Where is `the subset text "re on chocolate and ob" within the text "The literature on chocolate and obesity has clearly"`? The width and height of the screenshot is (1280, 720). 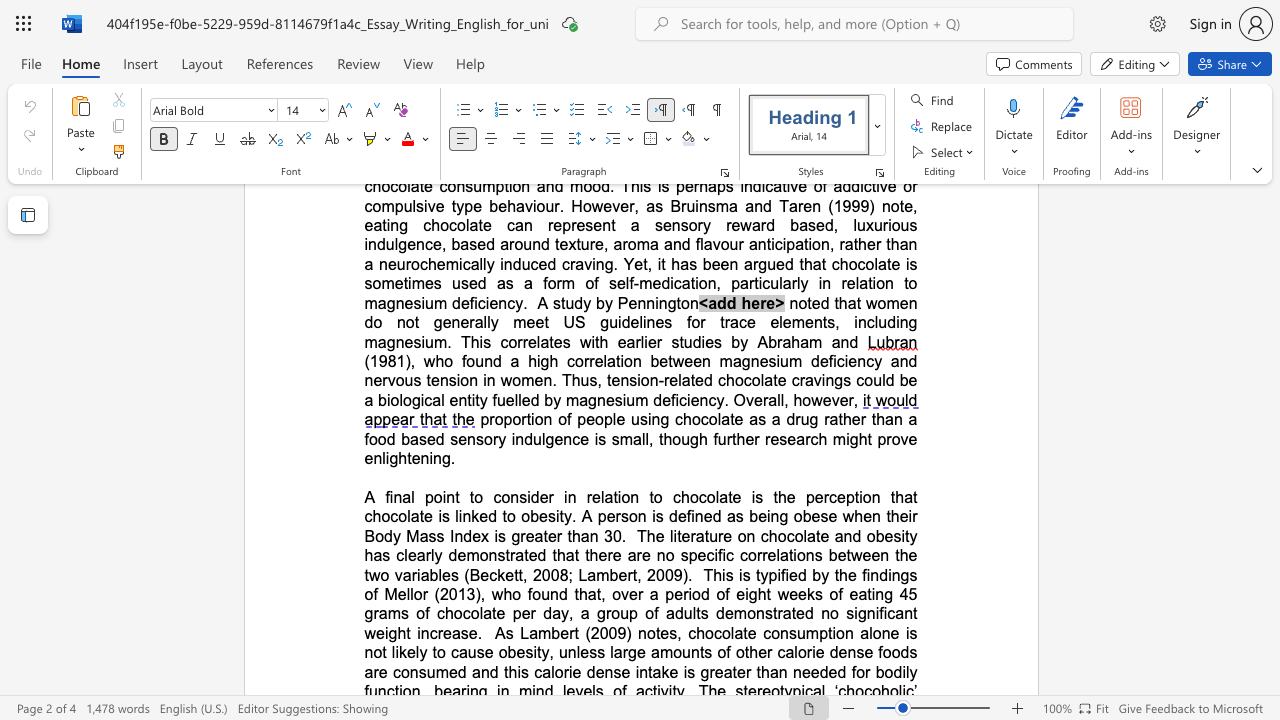
the subset text "re on chocolate and ob" within the text "The literature on chocolate and obesity has clearly" is located at coordinates (718, 535).